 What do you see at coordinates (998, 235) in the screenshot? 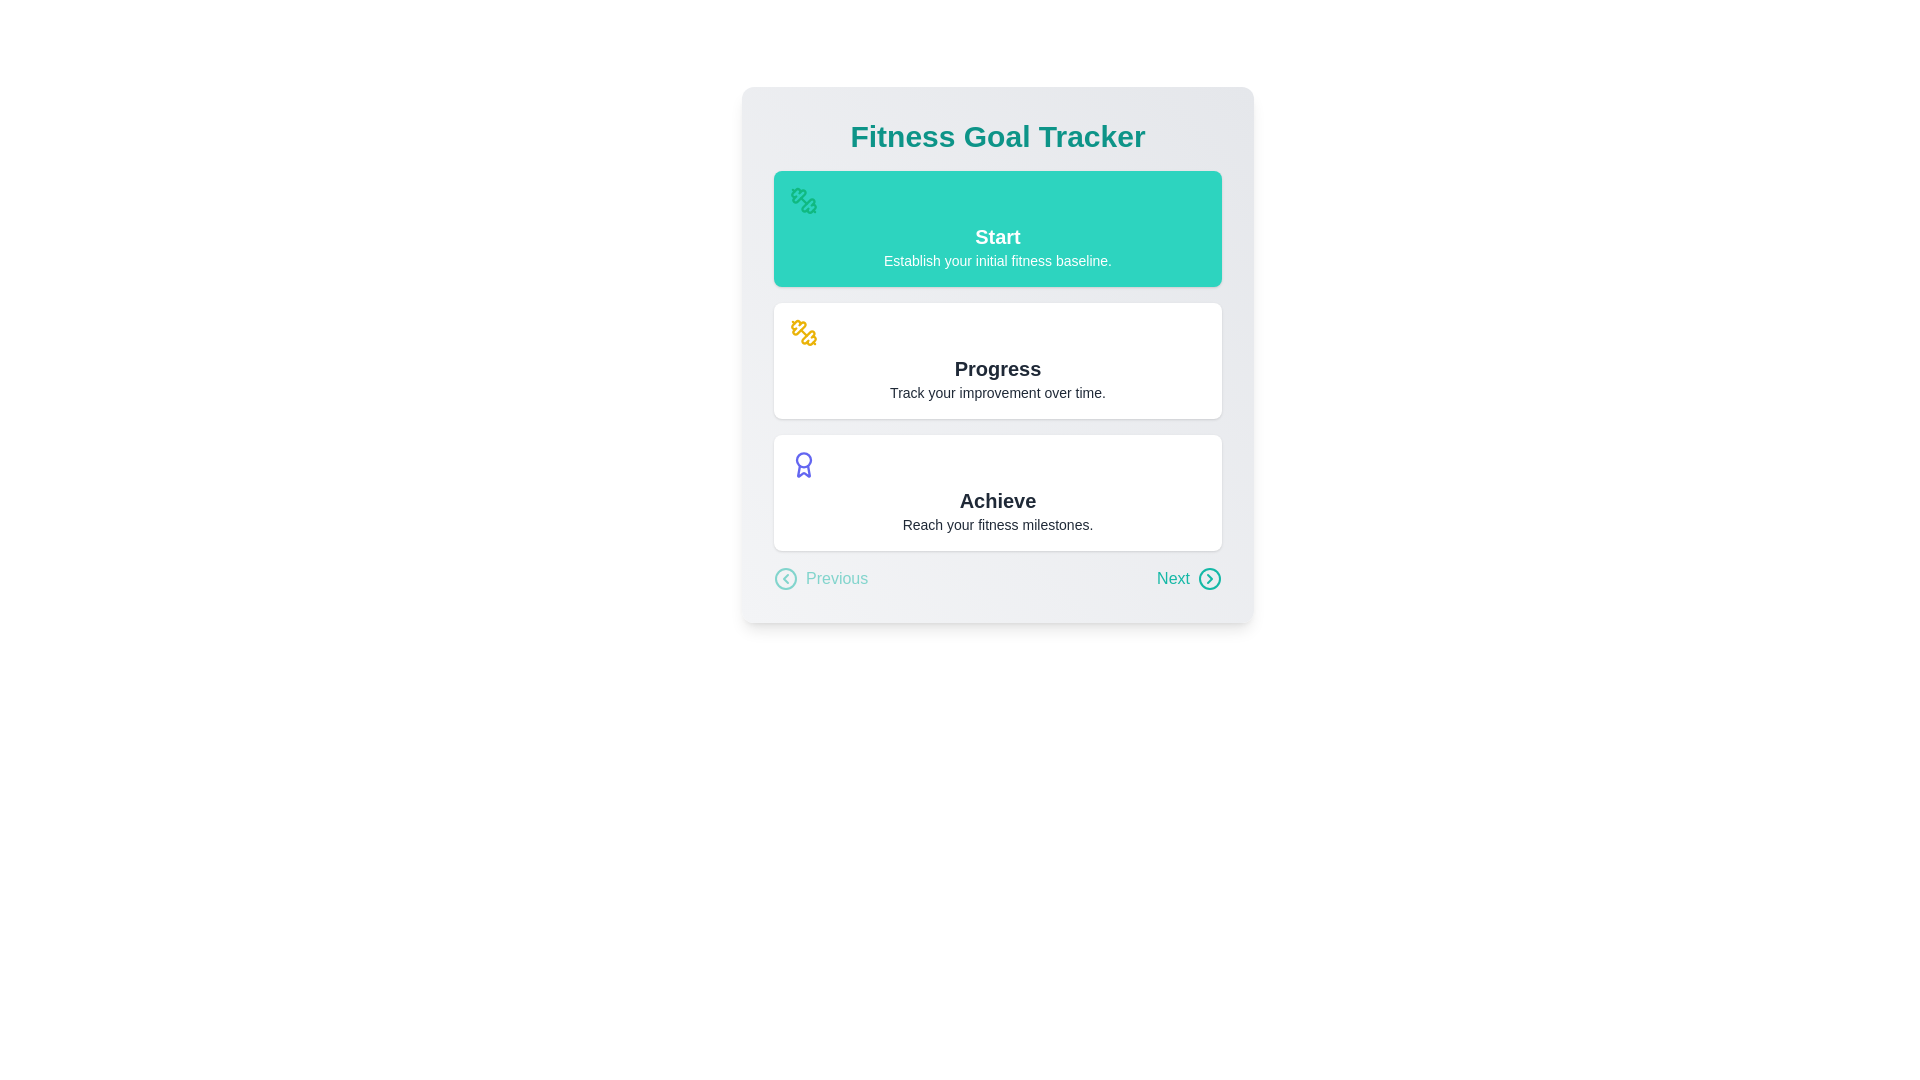
I see `text label that serves as a header for the section, positioned within a teal, rounded rectangle just below the title 'Fitness Goal Tracker'` at bounding box center [998, 235].